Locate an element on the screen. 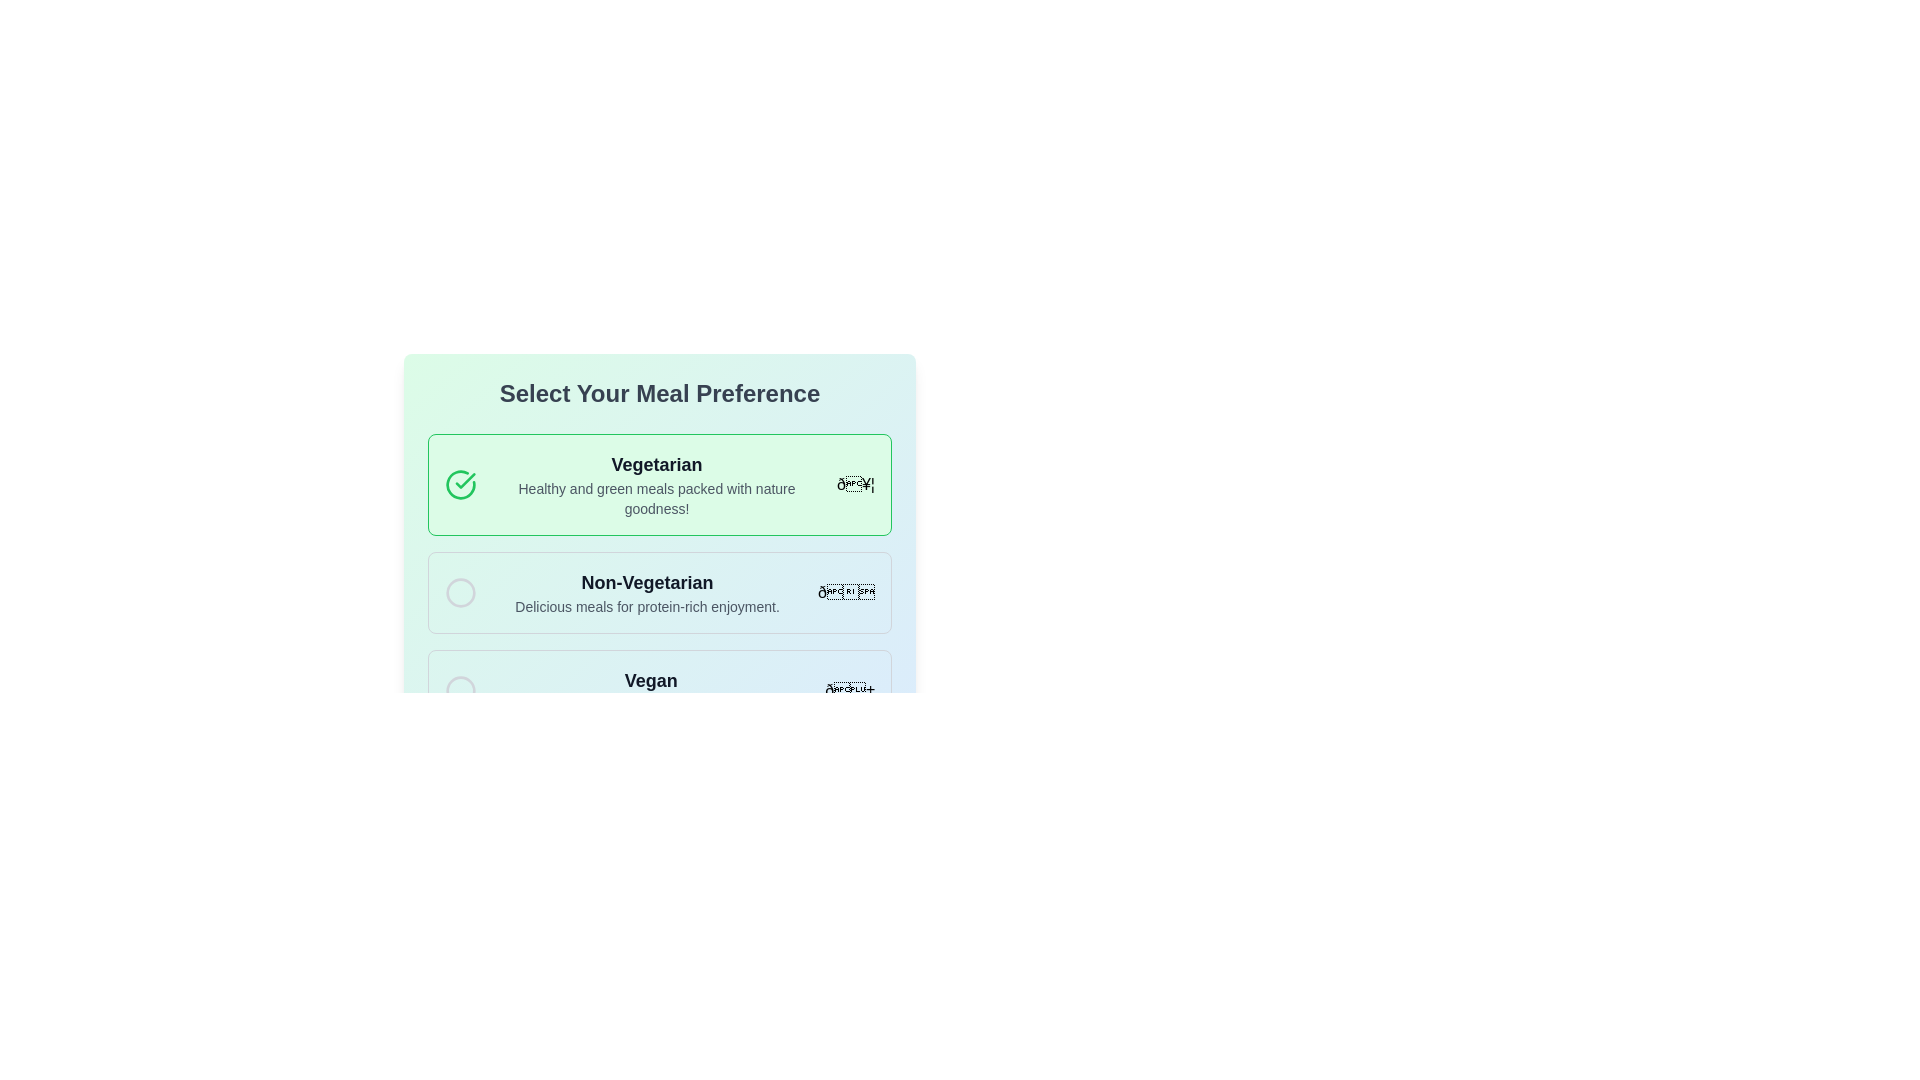  the static text label indicating the meal preference category for vegetarian options, which is centrally aligned above the text 'Healthy and green meals packed with nature goodness!' is located at coordinates (657, 465).